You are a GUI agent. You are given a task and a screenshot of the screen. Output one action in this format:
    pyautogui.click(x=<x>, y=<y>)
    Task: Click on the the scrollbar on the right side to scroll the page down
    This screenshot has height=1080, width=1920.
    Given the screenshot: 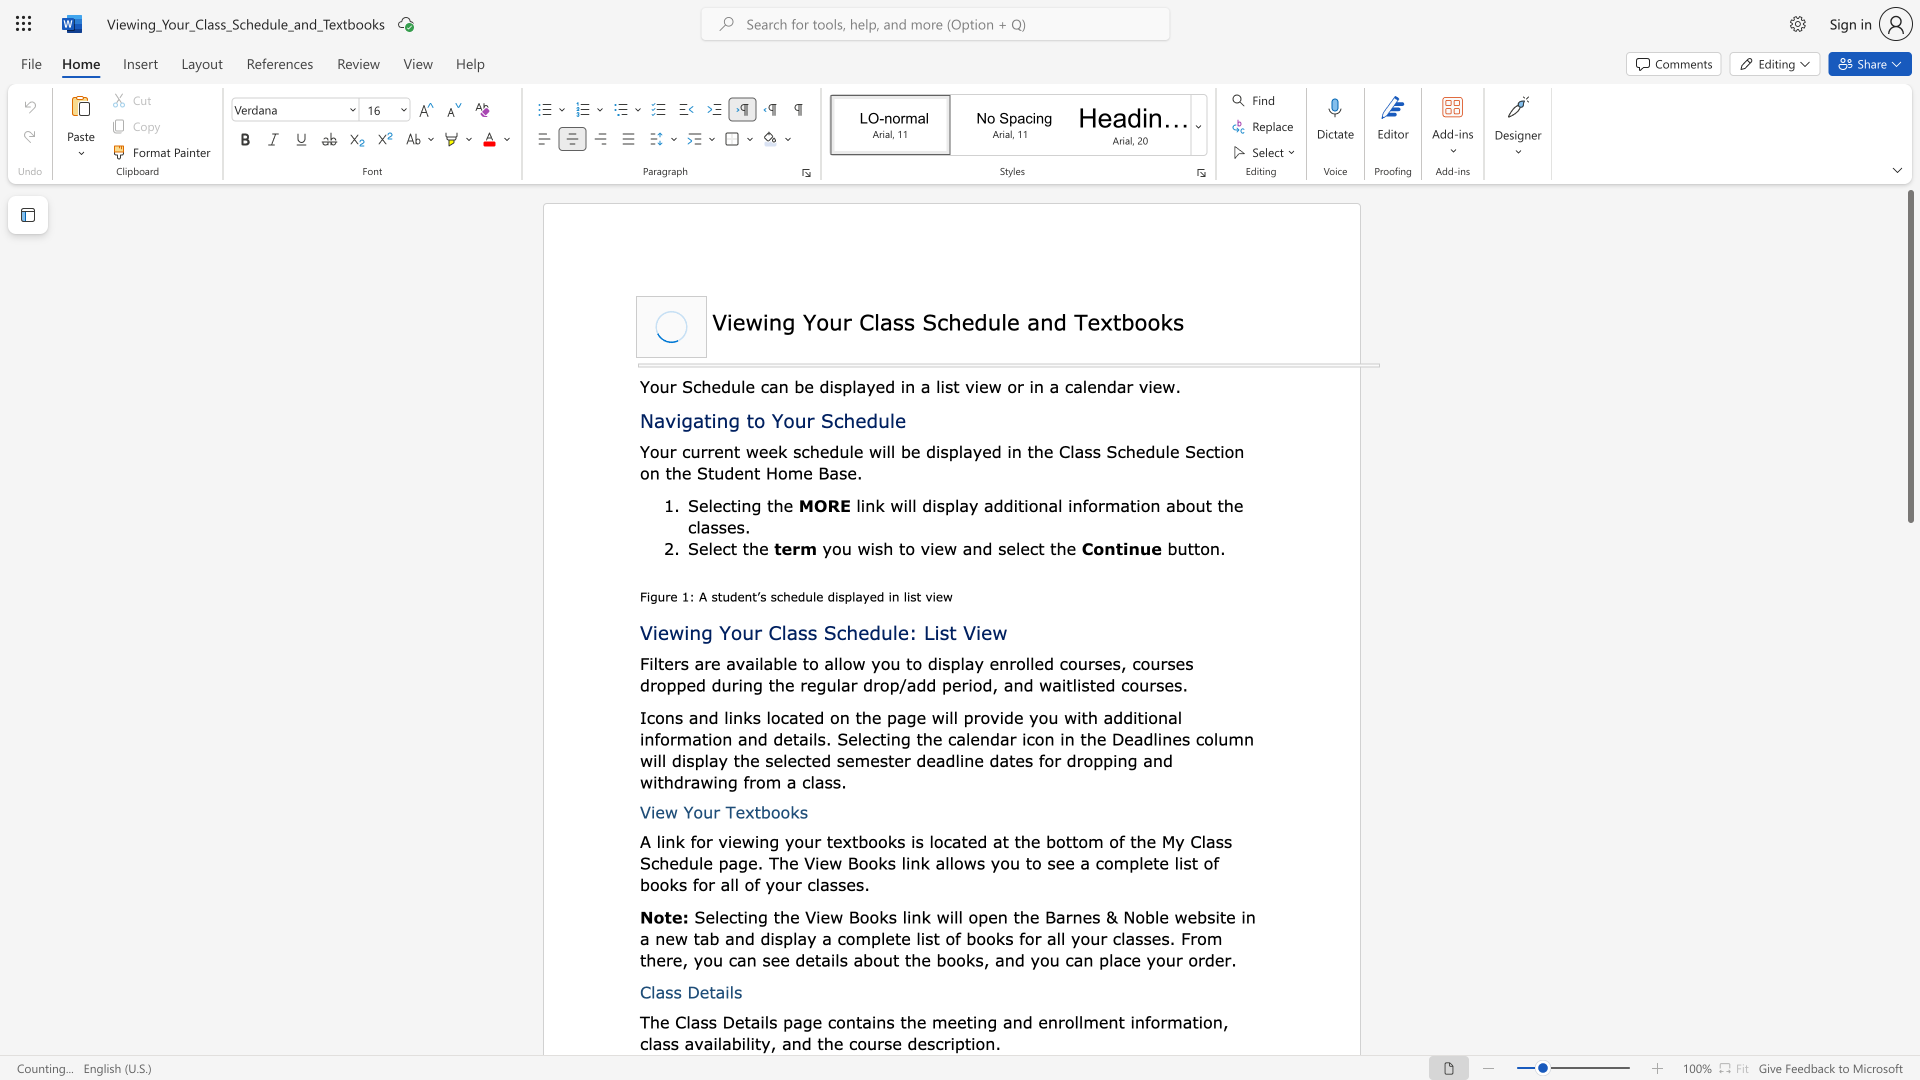 What is the action you would take?
    pyautogui.click(x=1909, y=869)
    